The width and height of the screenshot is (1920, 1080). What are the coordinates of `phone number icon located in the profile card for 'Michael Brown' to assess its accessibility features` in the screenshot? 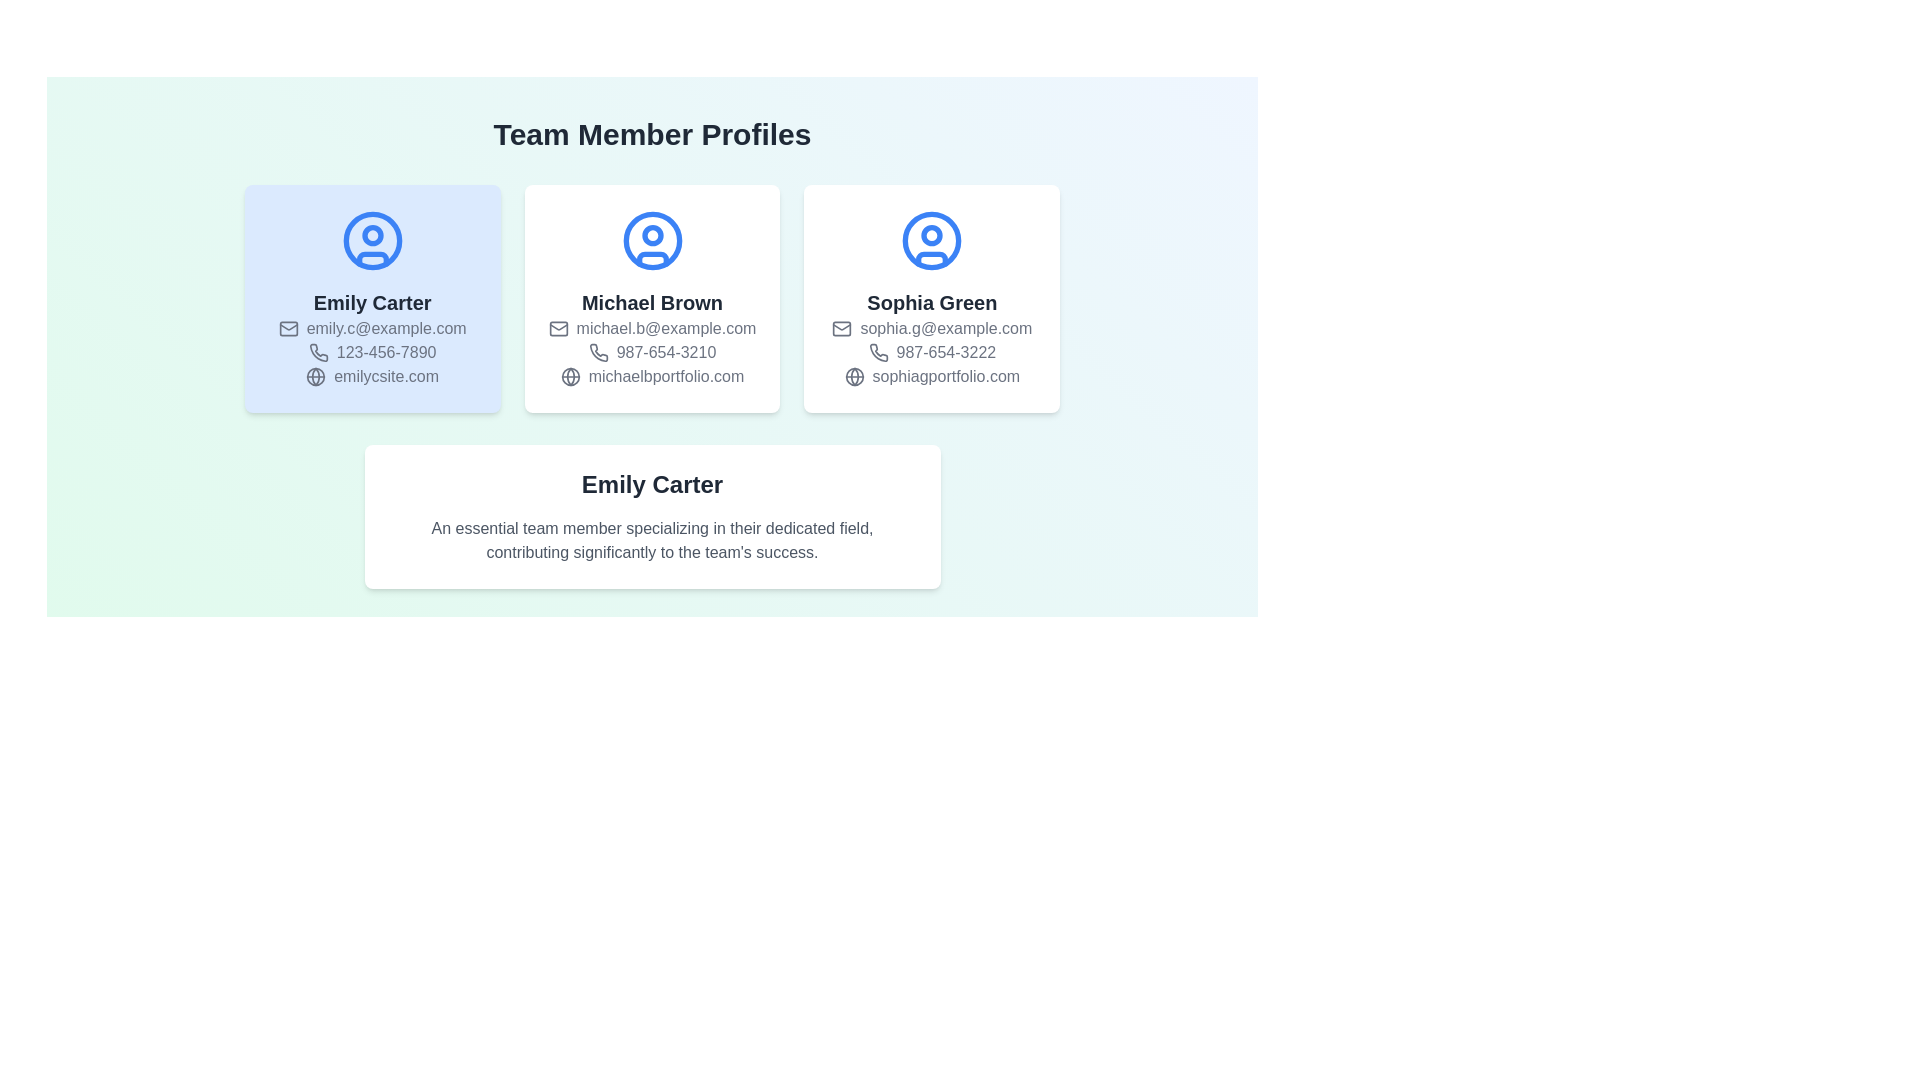 It's located at (597, 351).